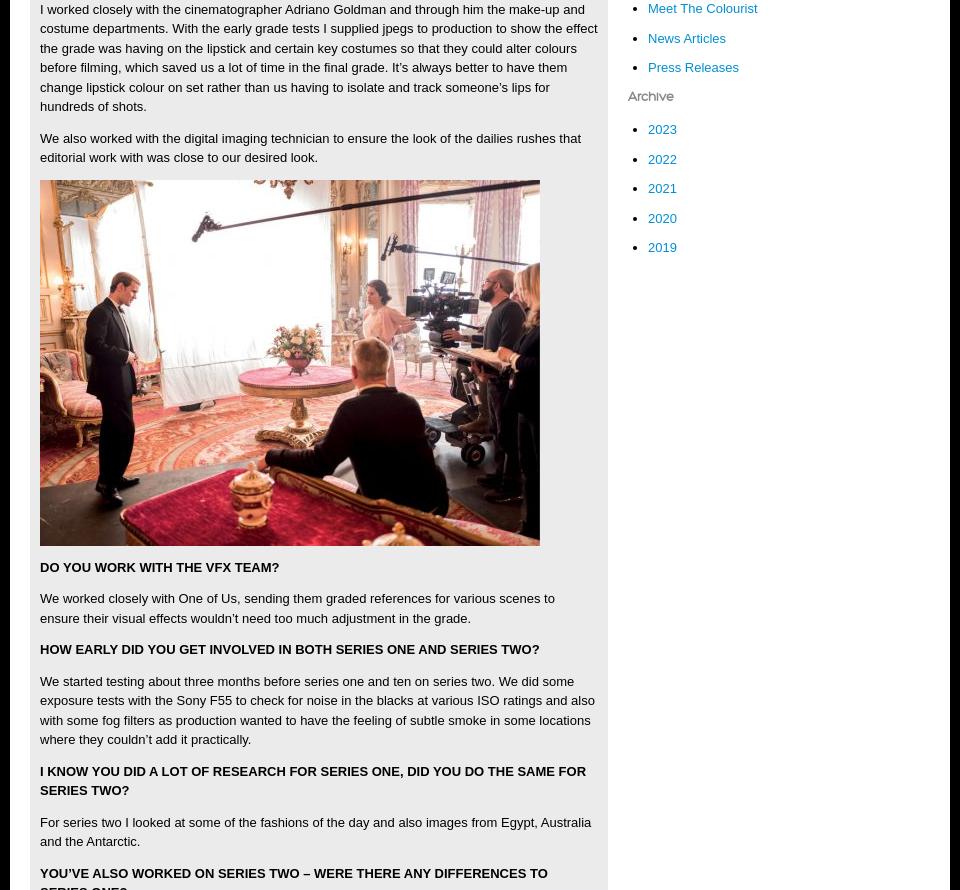 The image size is (960, 890). What do you see at coordinates (288, 649) in the screenshot?
I see `'HOW EARLY DID YOU GET INVOLVED IN BOTH SERIES ONE AND SERIES TWO?'` at bounding box center [288, 649].